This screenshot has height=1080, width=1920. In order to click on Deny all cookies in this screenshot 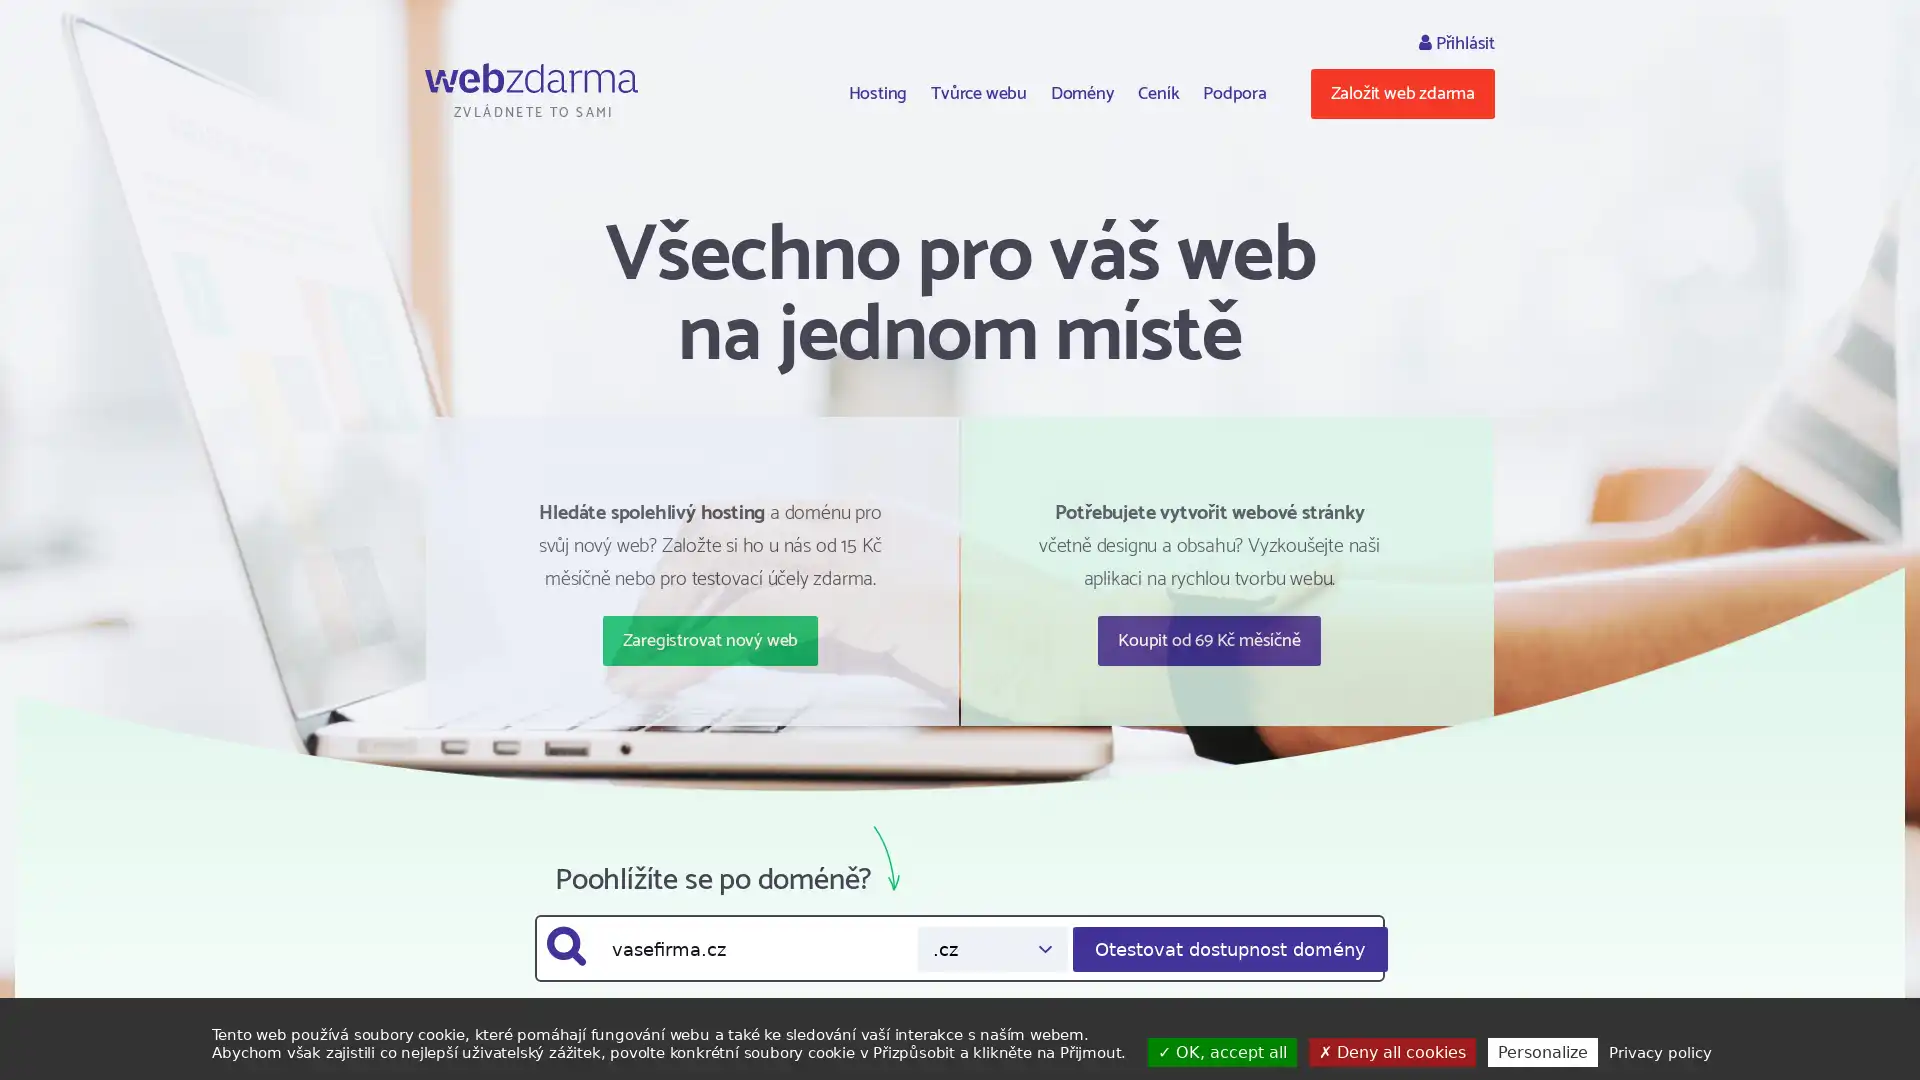, I will do `click(1390, 1051)`.